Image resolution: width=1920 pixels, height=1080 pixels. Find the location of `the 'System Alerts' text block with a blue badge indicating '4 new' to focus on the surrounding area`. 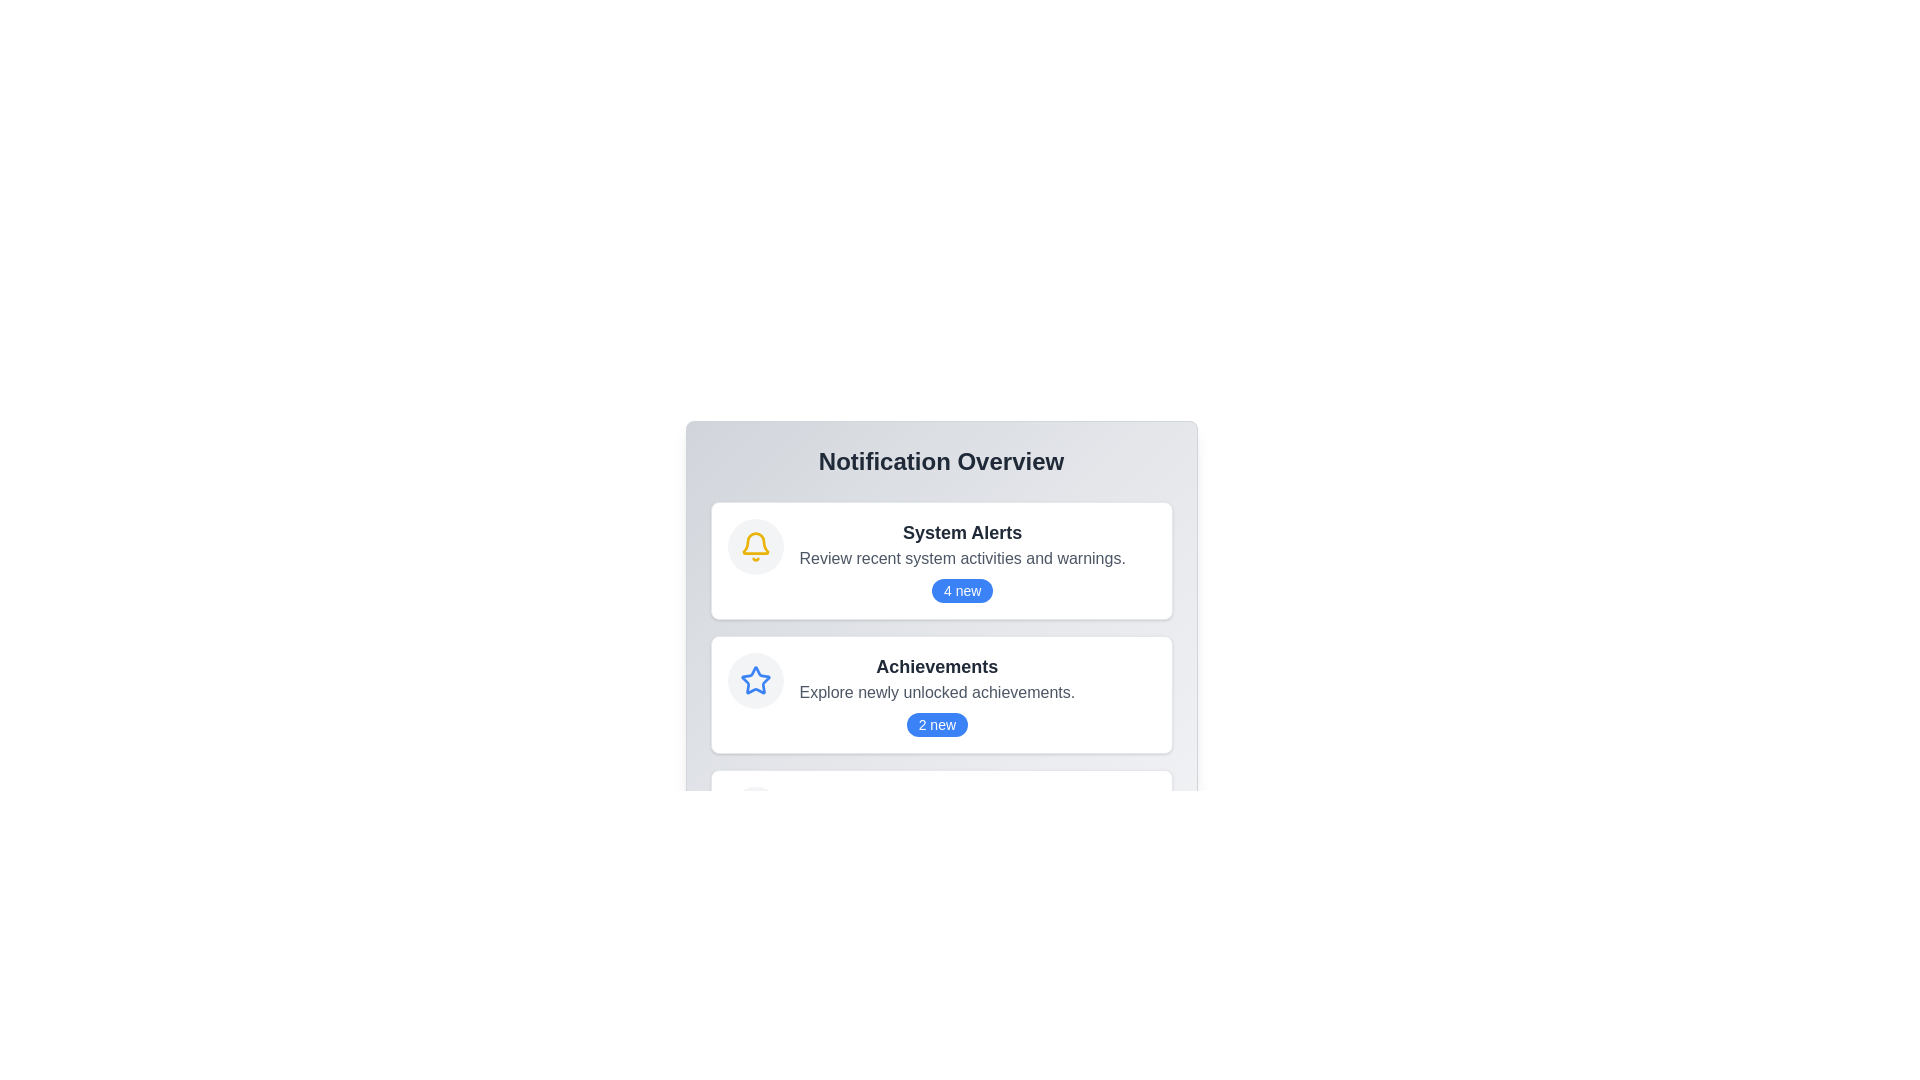

the 'System Alerts' text block with a blue badge indicating '4 new' to focus on the surrounding area is located at coordinates (962, 560).